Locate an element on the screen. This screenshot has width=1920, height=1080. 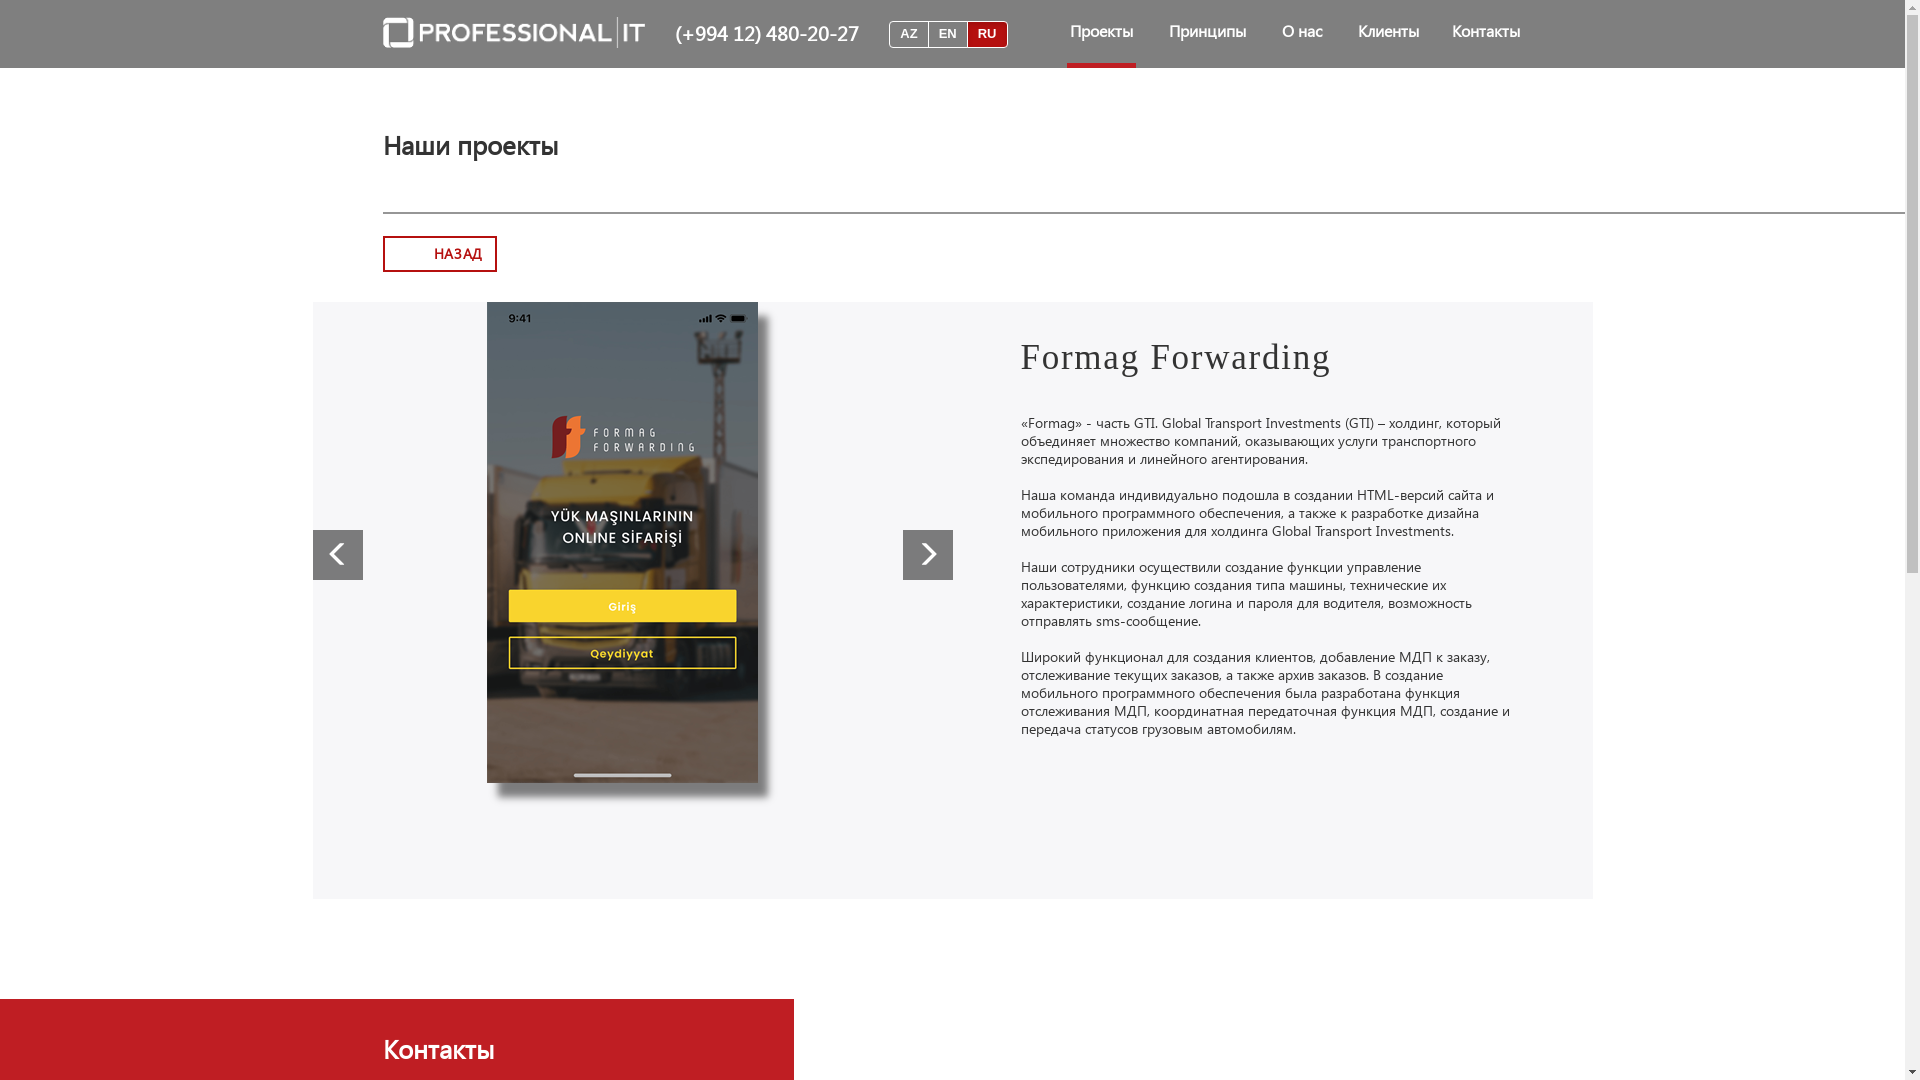
'RU' is located at coordinates (987, 34).